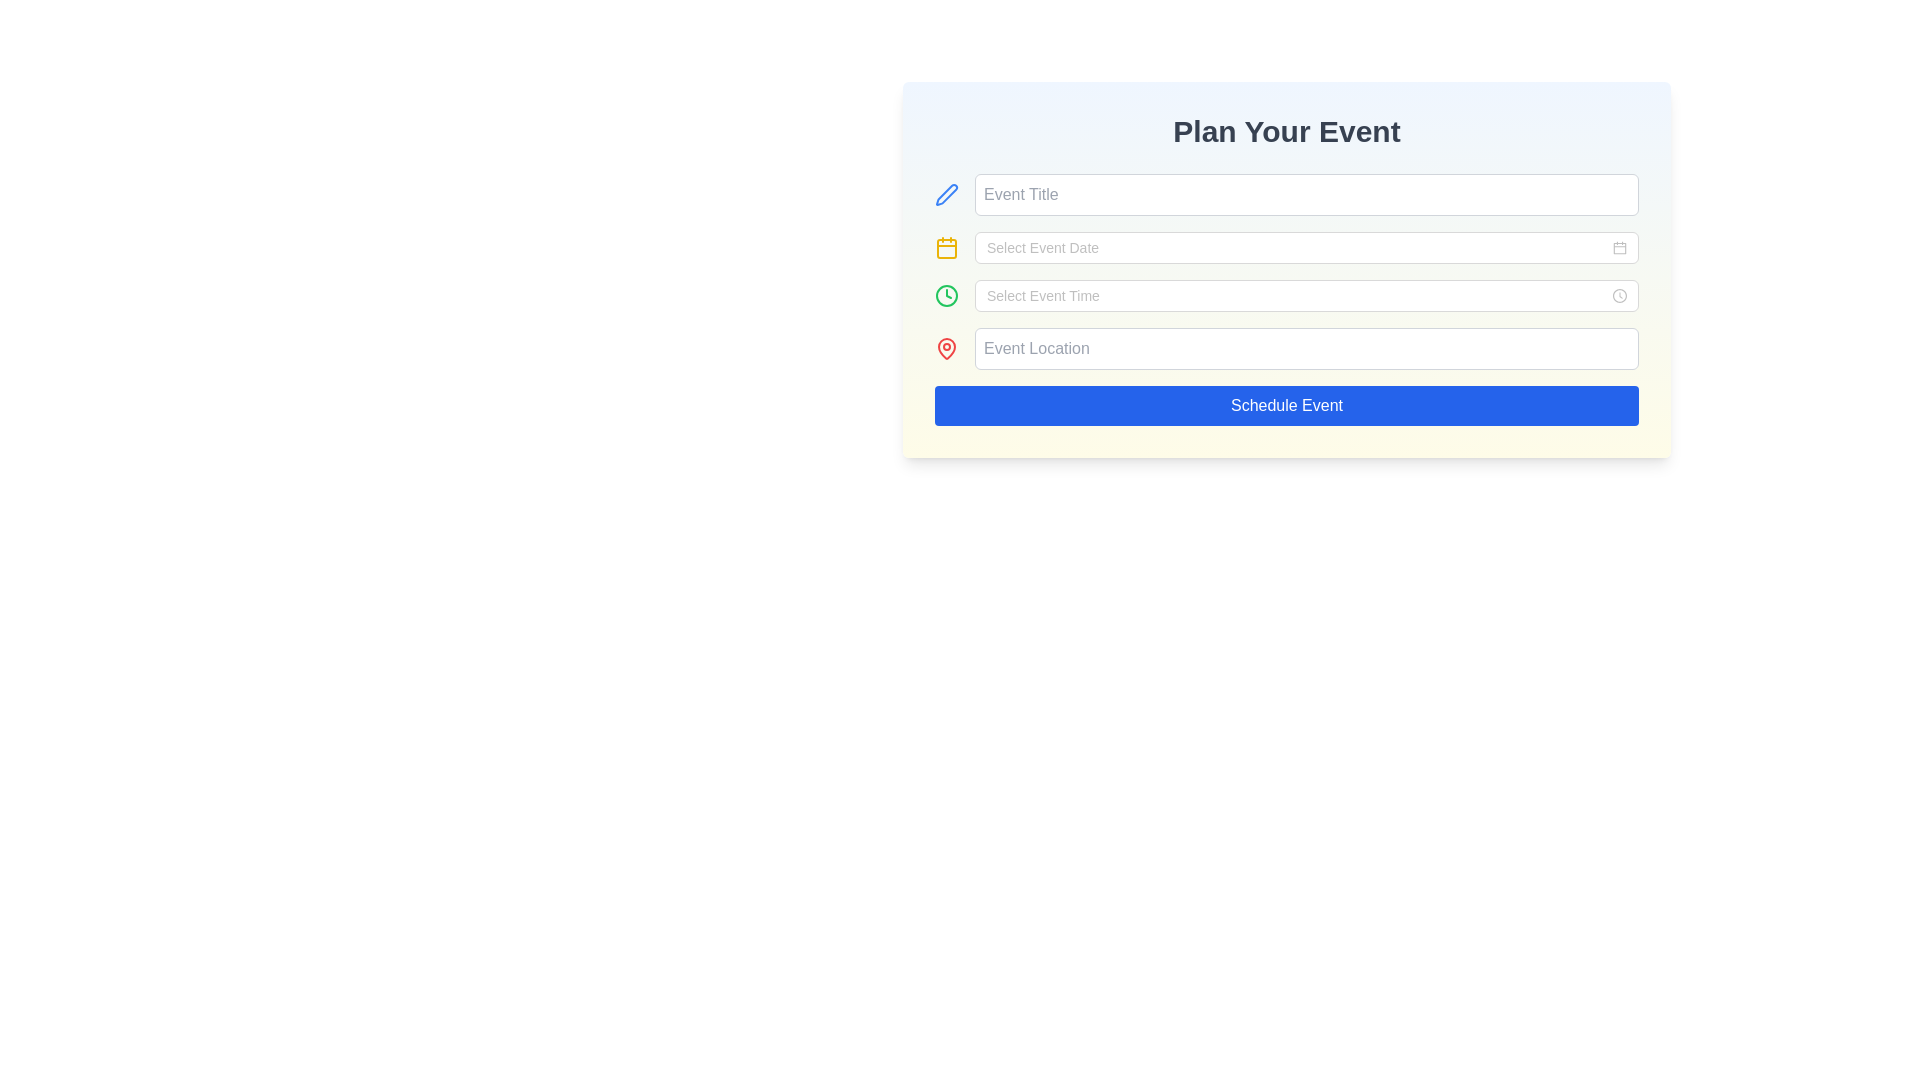 The image size is (1920, 1080). I want to click on the Time picker input field, which is the third input field in the event scheduling form, positioned between the 'Select Event Date' and 'Event Location' fields, so click(1306, 296).